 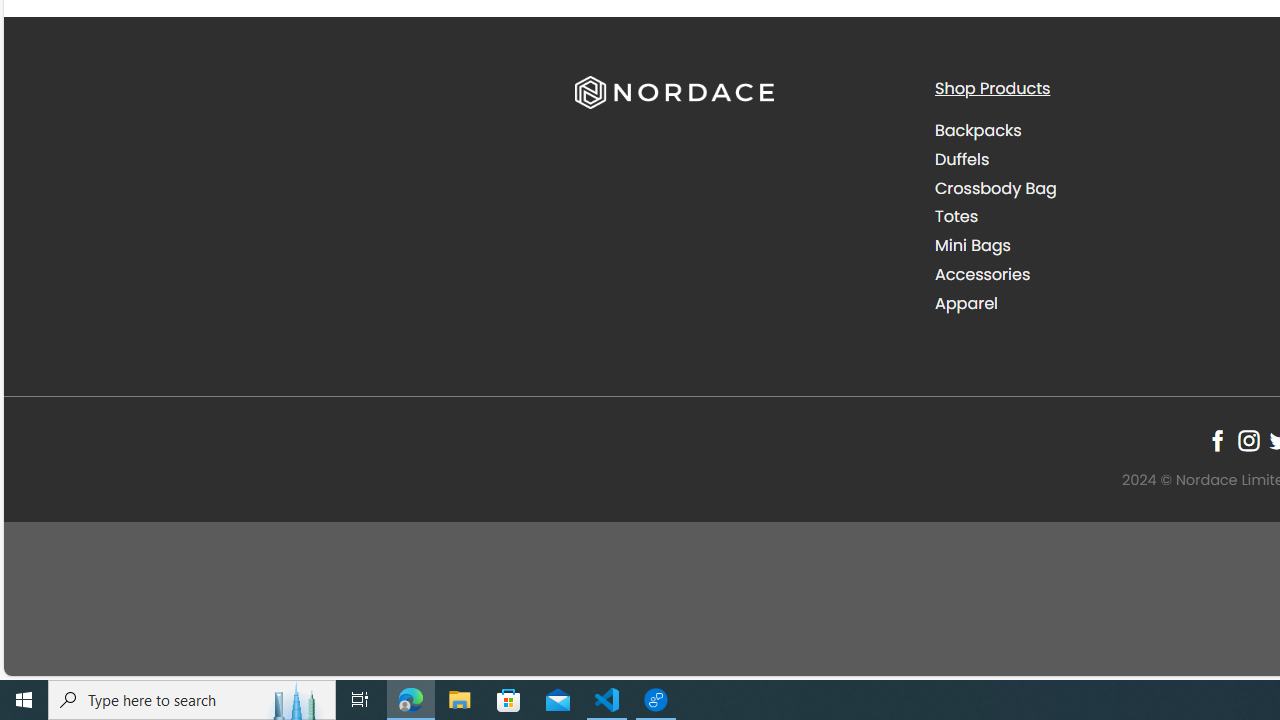 I want to click on 'Mini Bags', so click(x=972, y=244).